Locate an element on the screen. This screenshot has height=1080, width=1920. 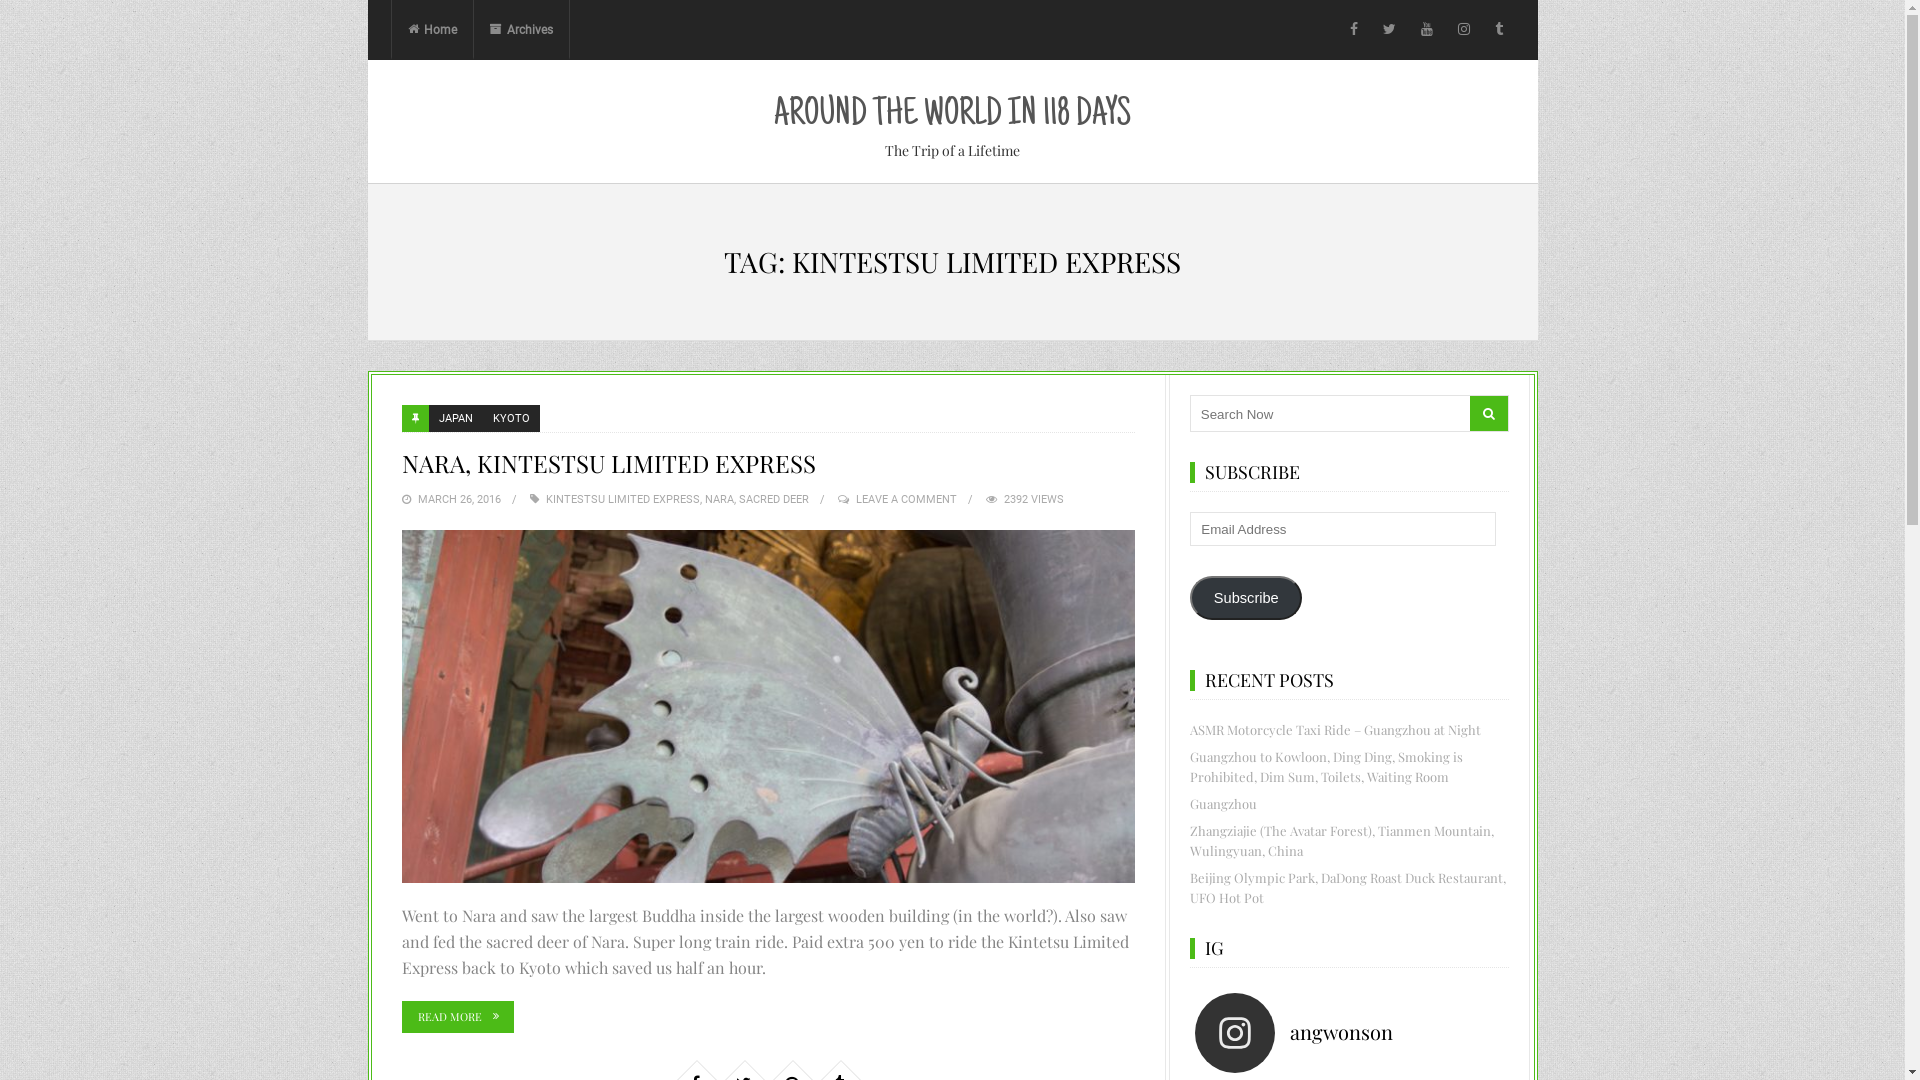
'READ MORE' is located at coordinates (456, 1017).